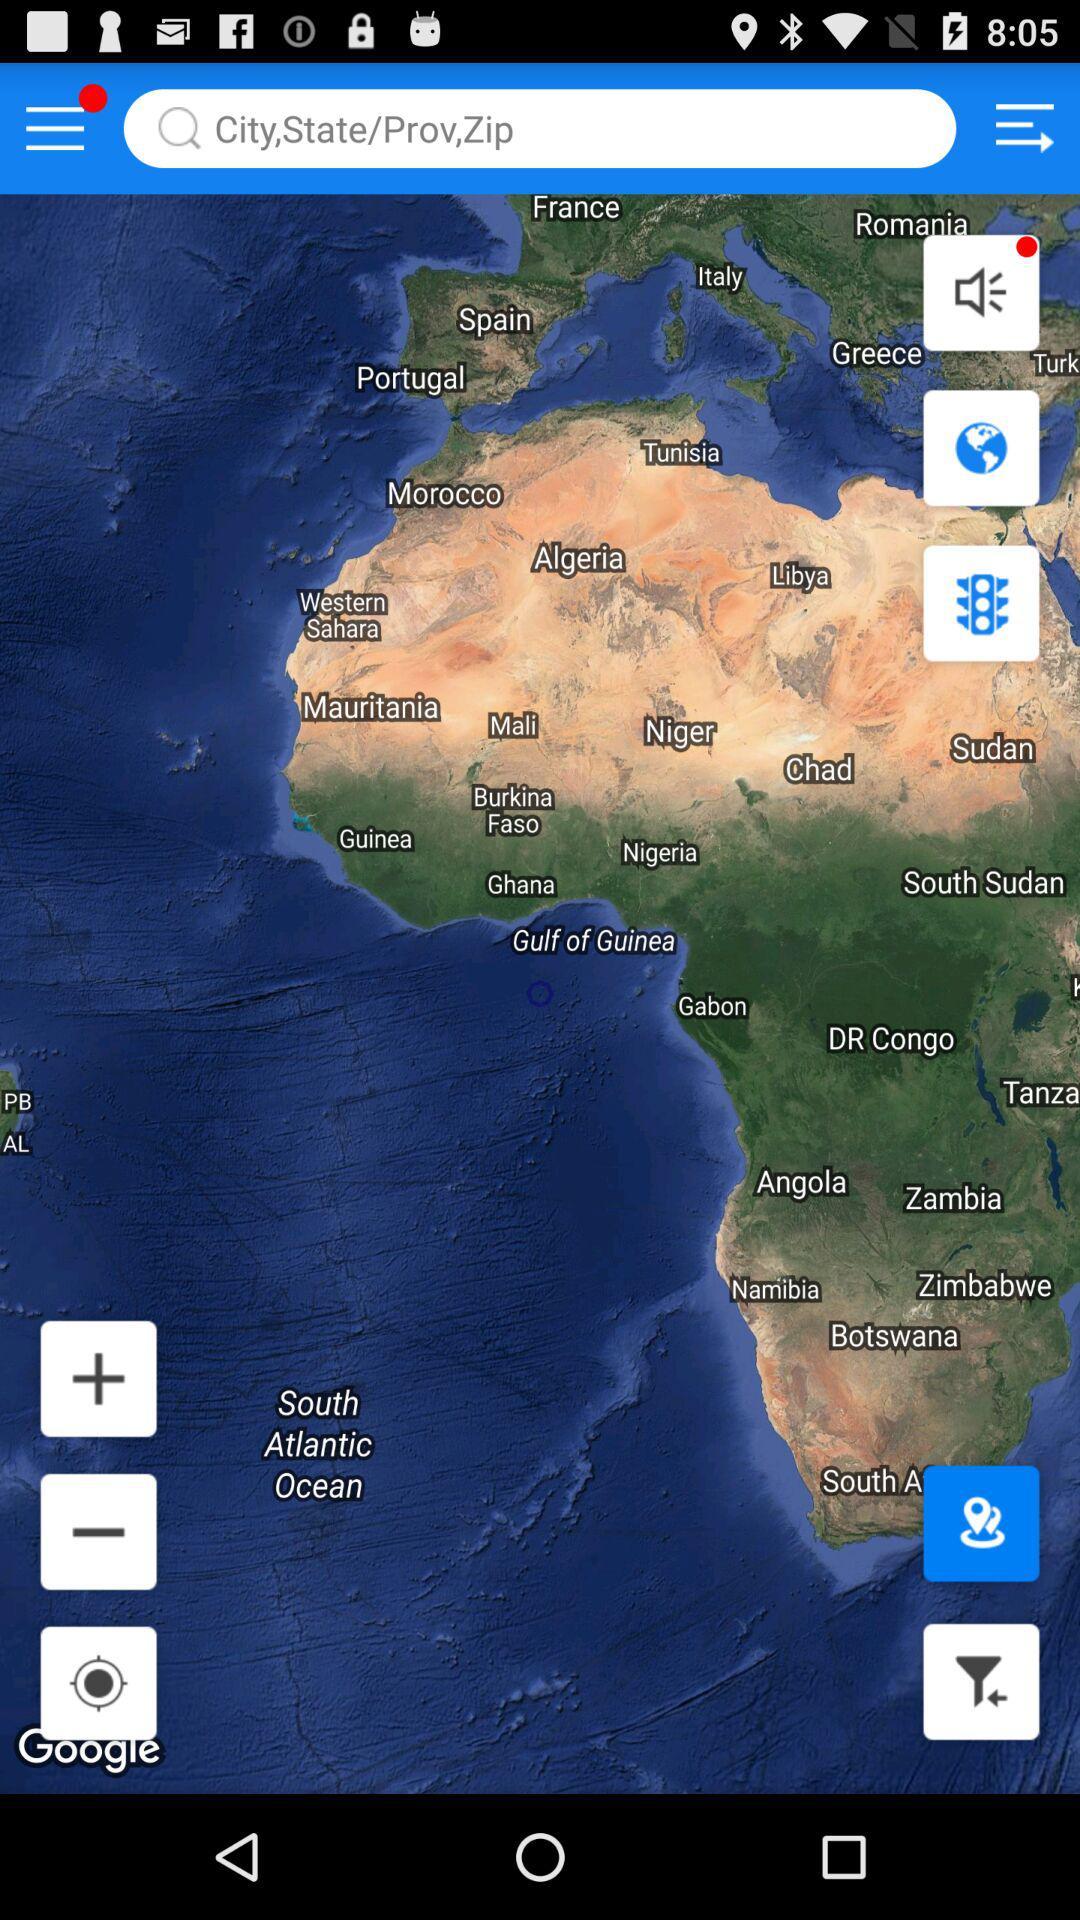 Image resolution: width=1080 pixels, height=1920 pixels. Describe the element at coordinates (54, 136) in the screenshot. I see `the menu icon` at that location.